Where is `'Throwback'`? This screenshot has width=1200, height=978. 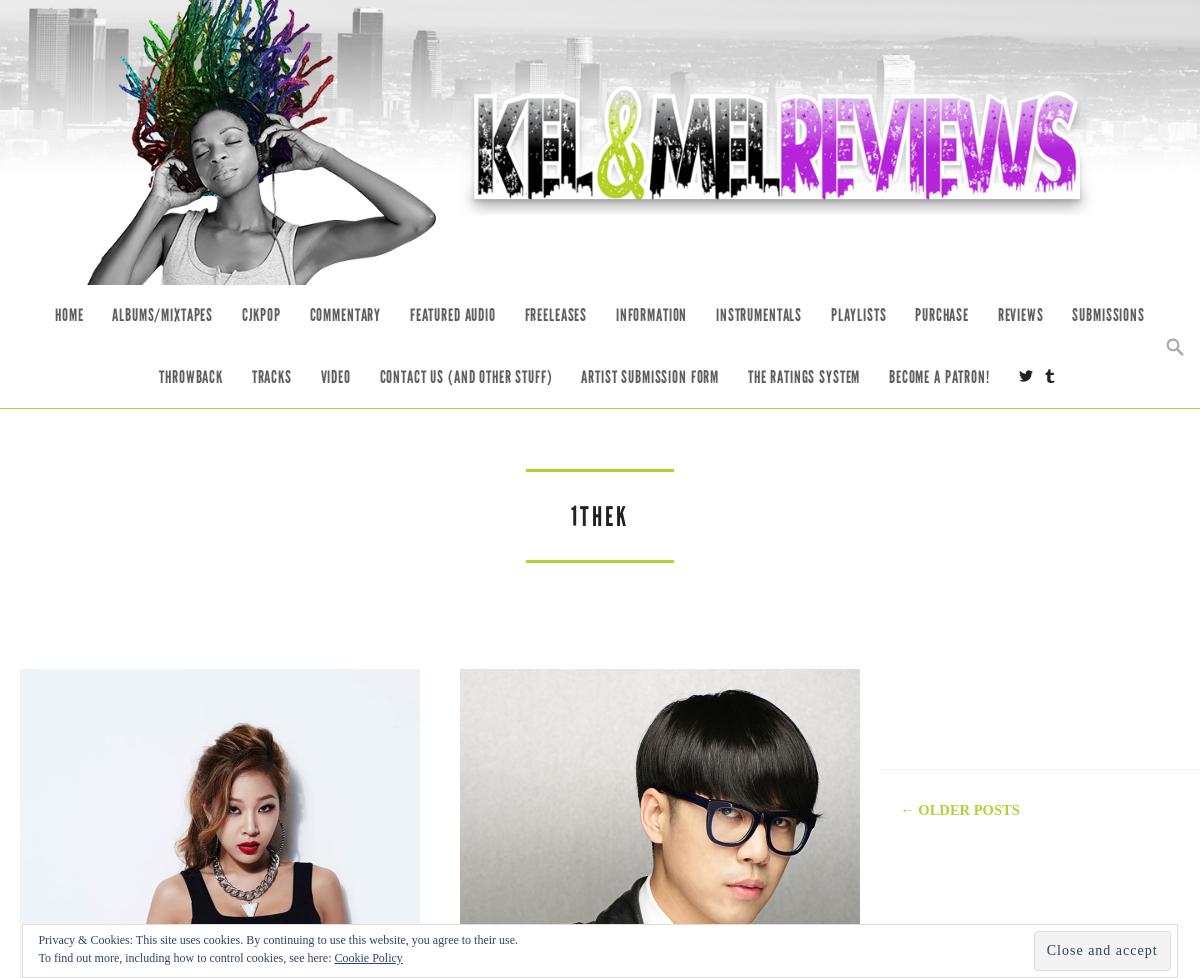 'Throwback' is located at coordinates (190, 375).